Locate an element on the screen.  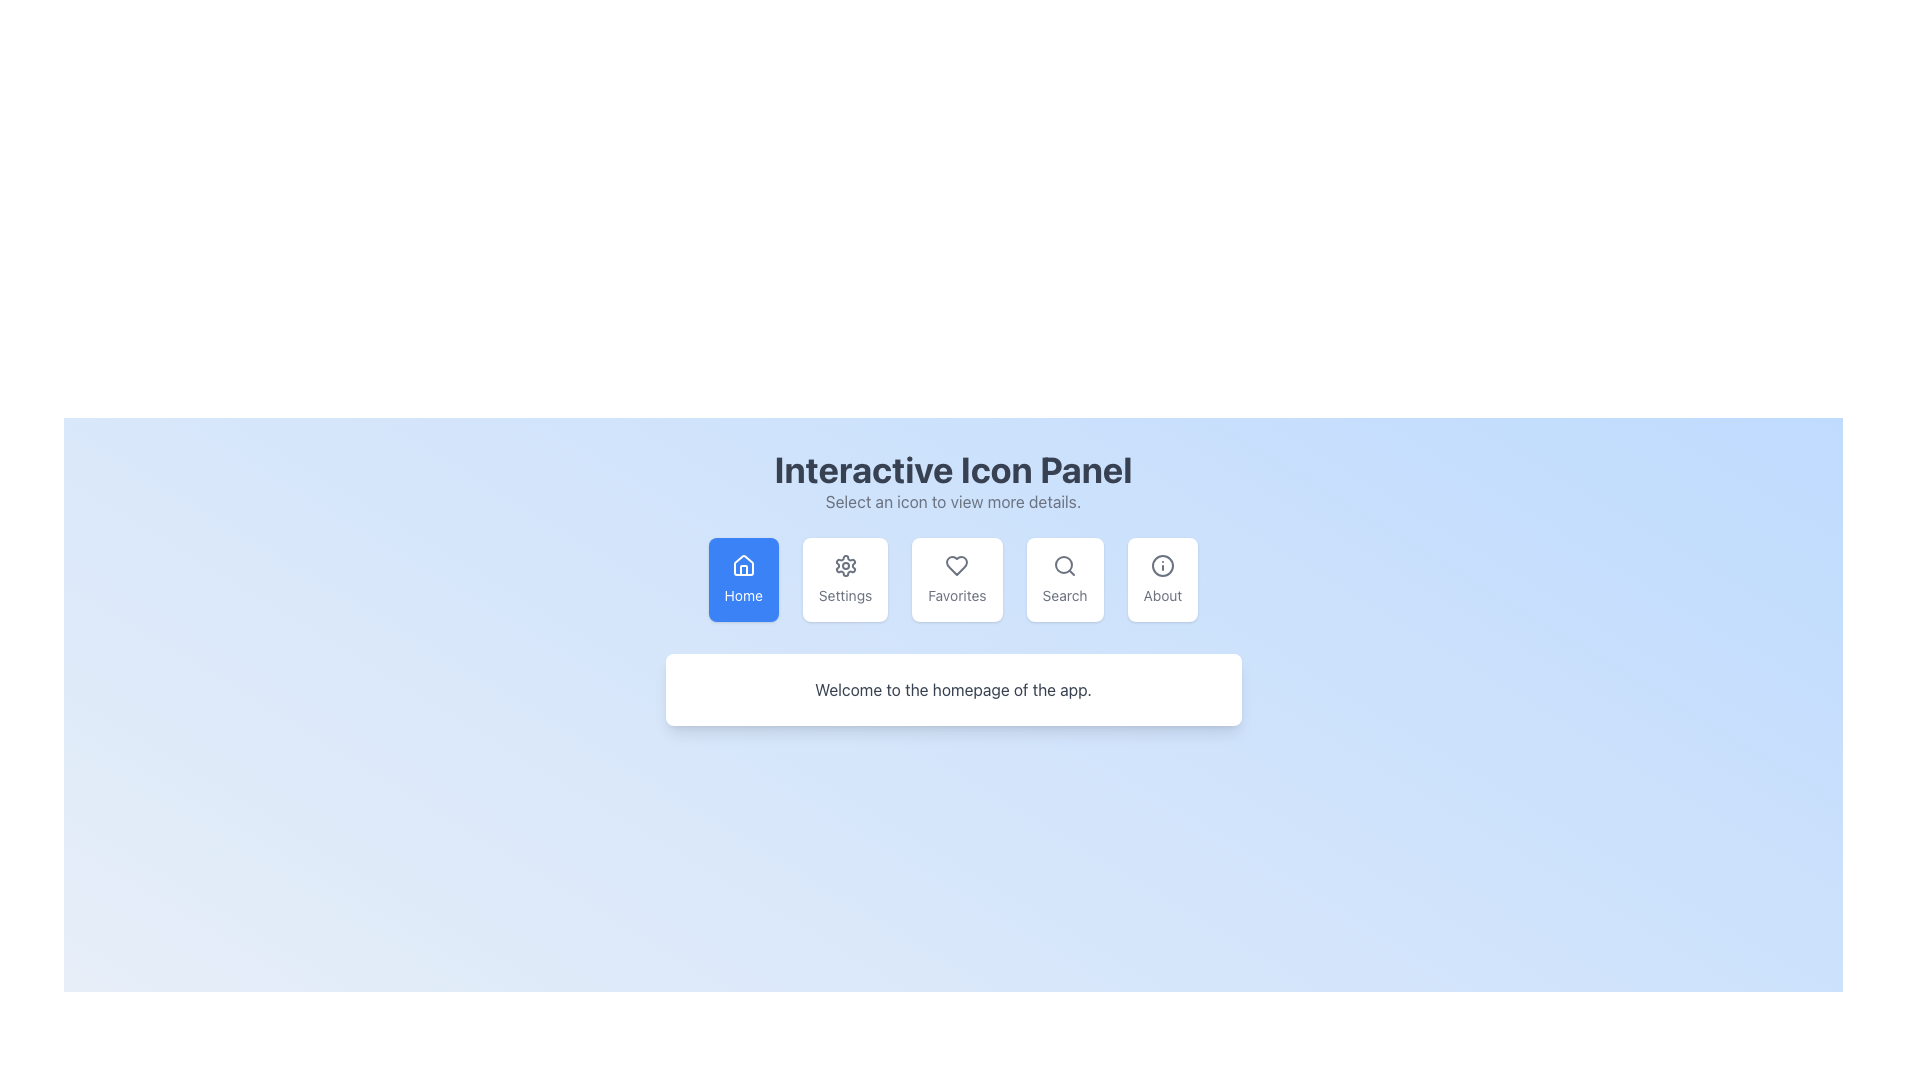
the 'About' button, which is a rectangular button with a light white background and gray text, positioned as the fifth button in a horizontal row of icons is located at coordinates (1162, 579).